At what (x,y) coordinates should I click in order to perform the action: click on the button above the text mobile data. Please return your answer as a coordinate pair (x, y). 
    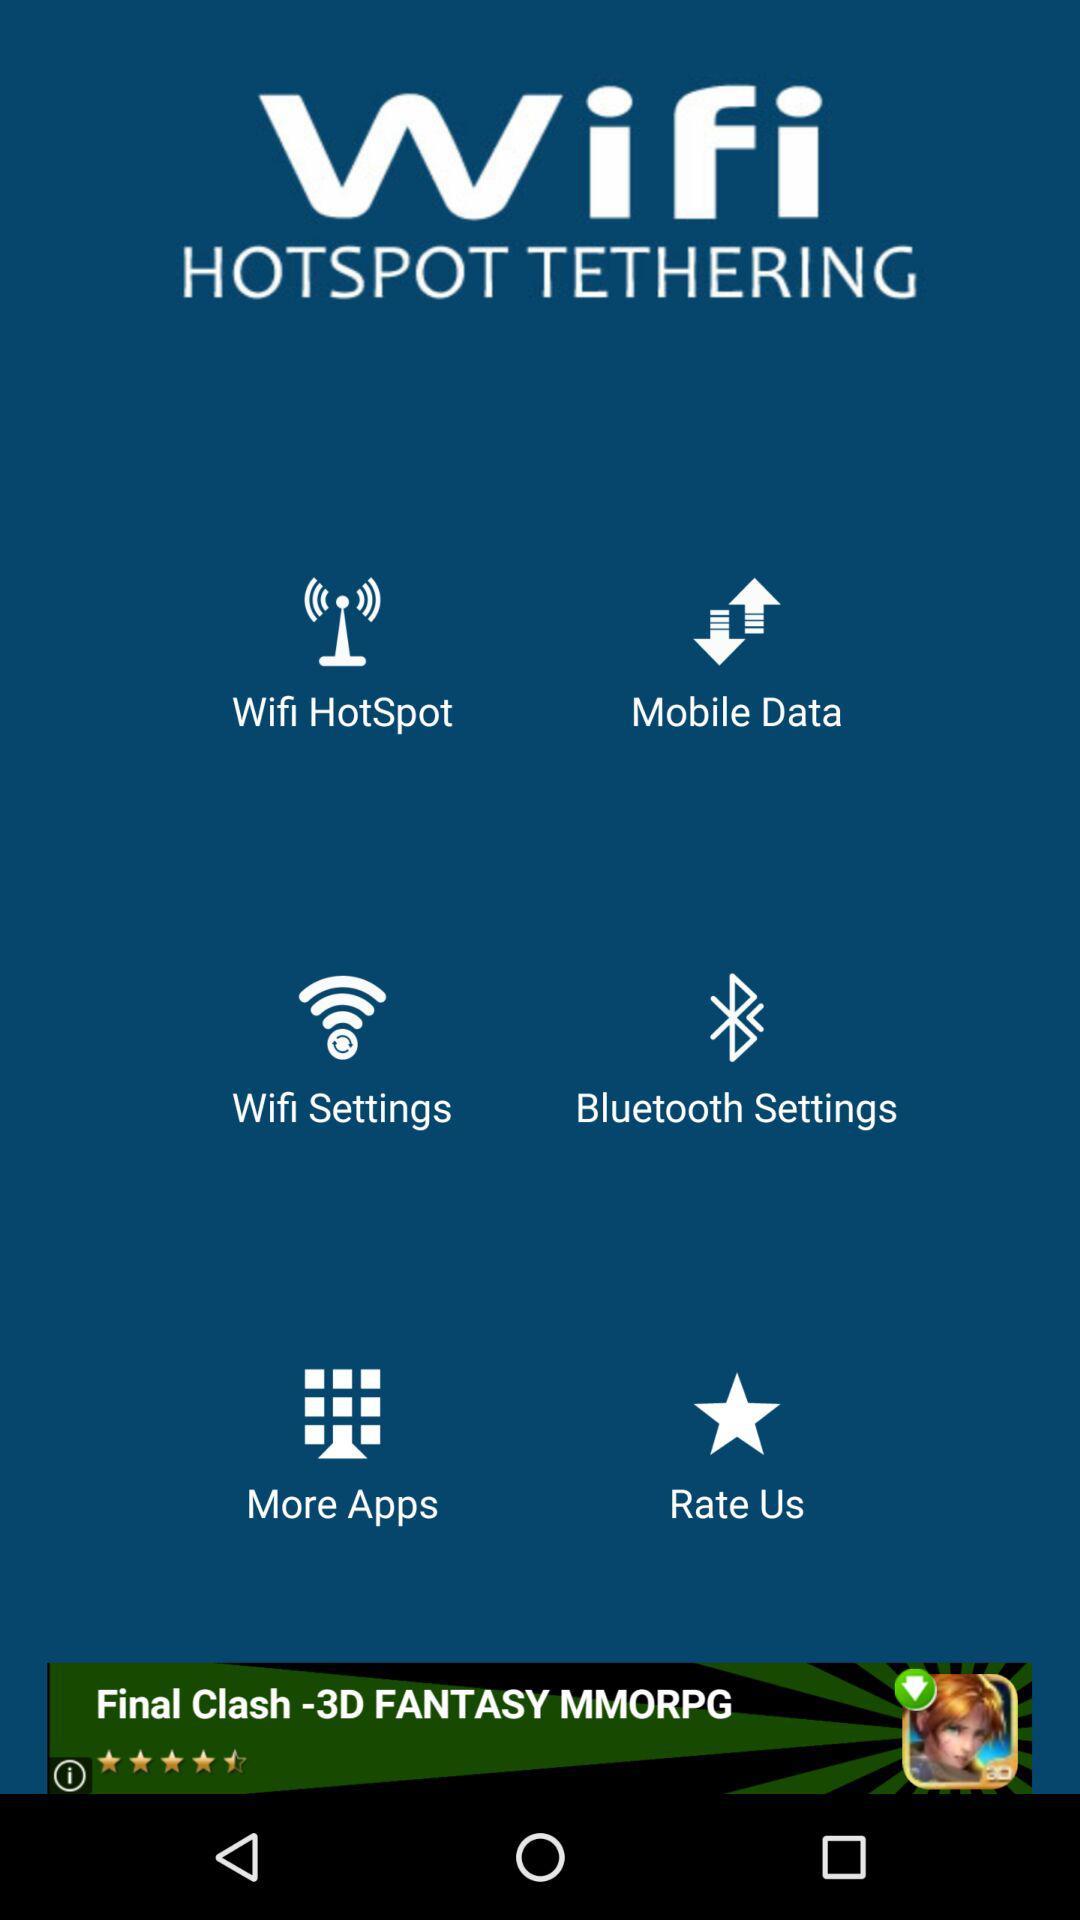
    Looking at the image, I should click on (736, 619).